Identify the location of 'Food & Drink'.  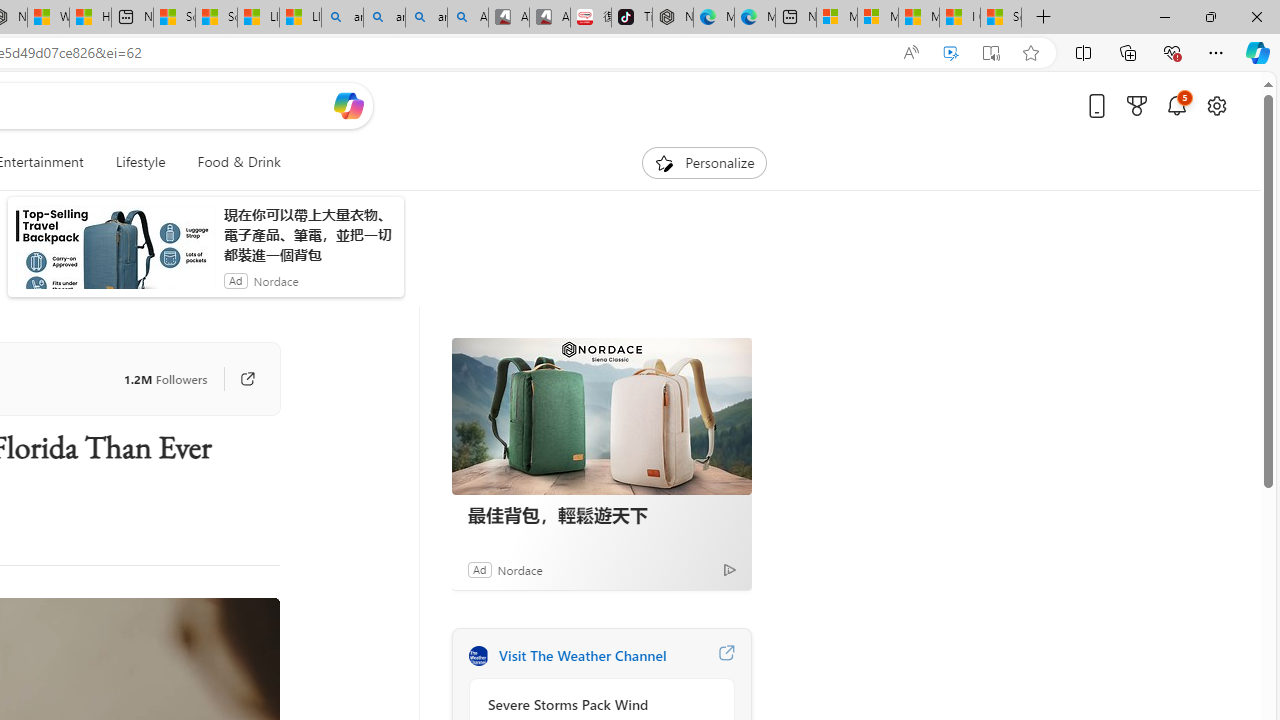
(231, 162).